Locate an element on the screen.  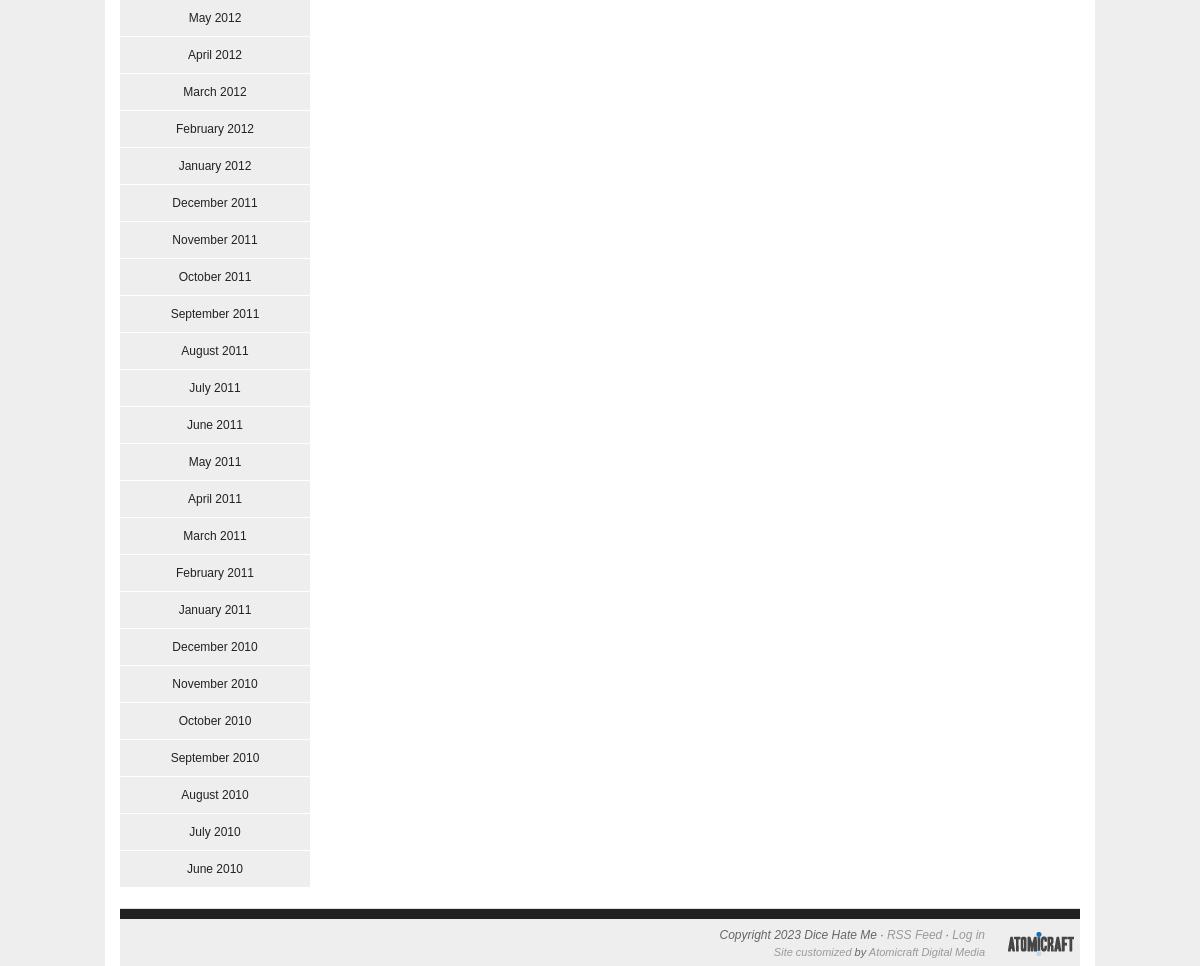
'January 2012' is located at coordinates (213, 164).